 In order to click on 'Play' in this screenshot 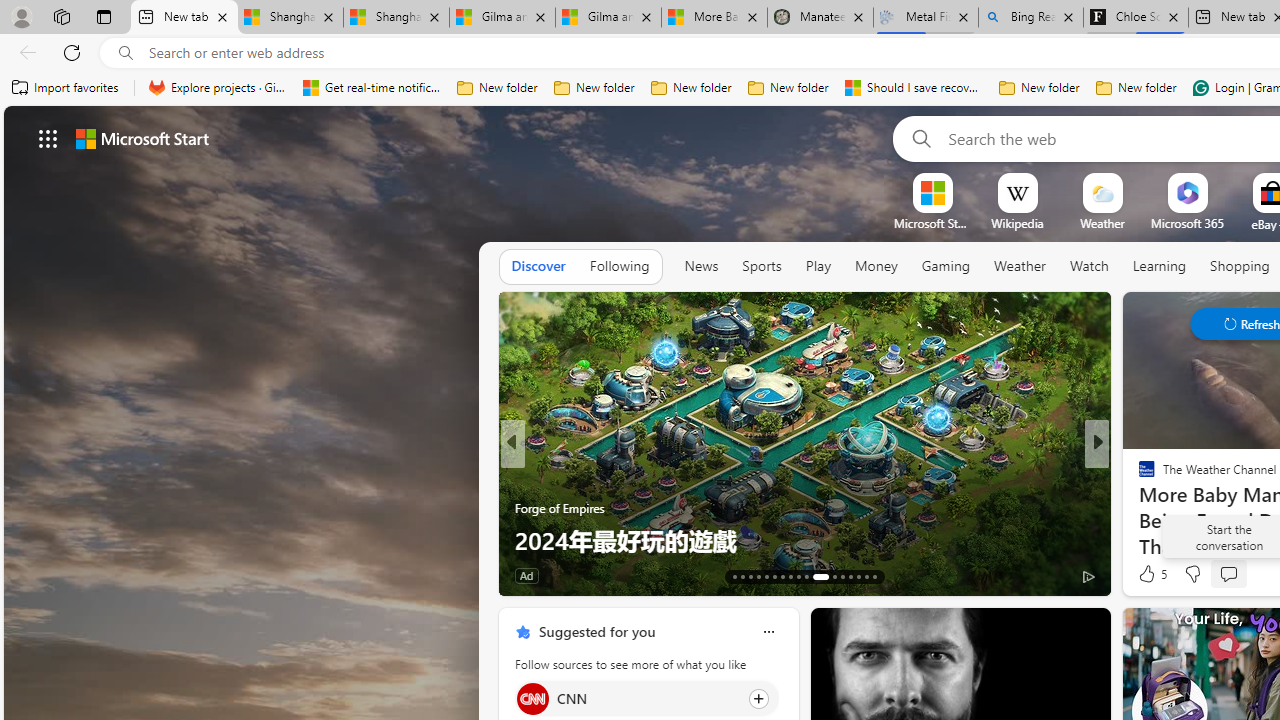, I will do `click(817, 265)`.